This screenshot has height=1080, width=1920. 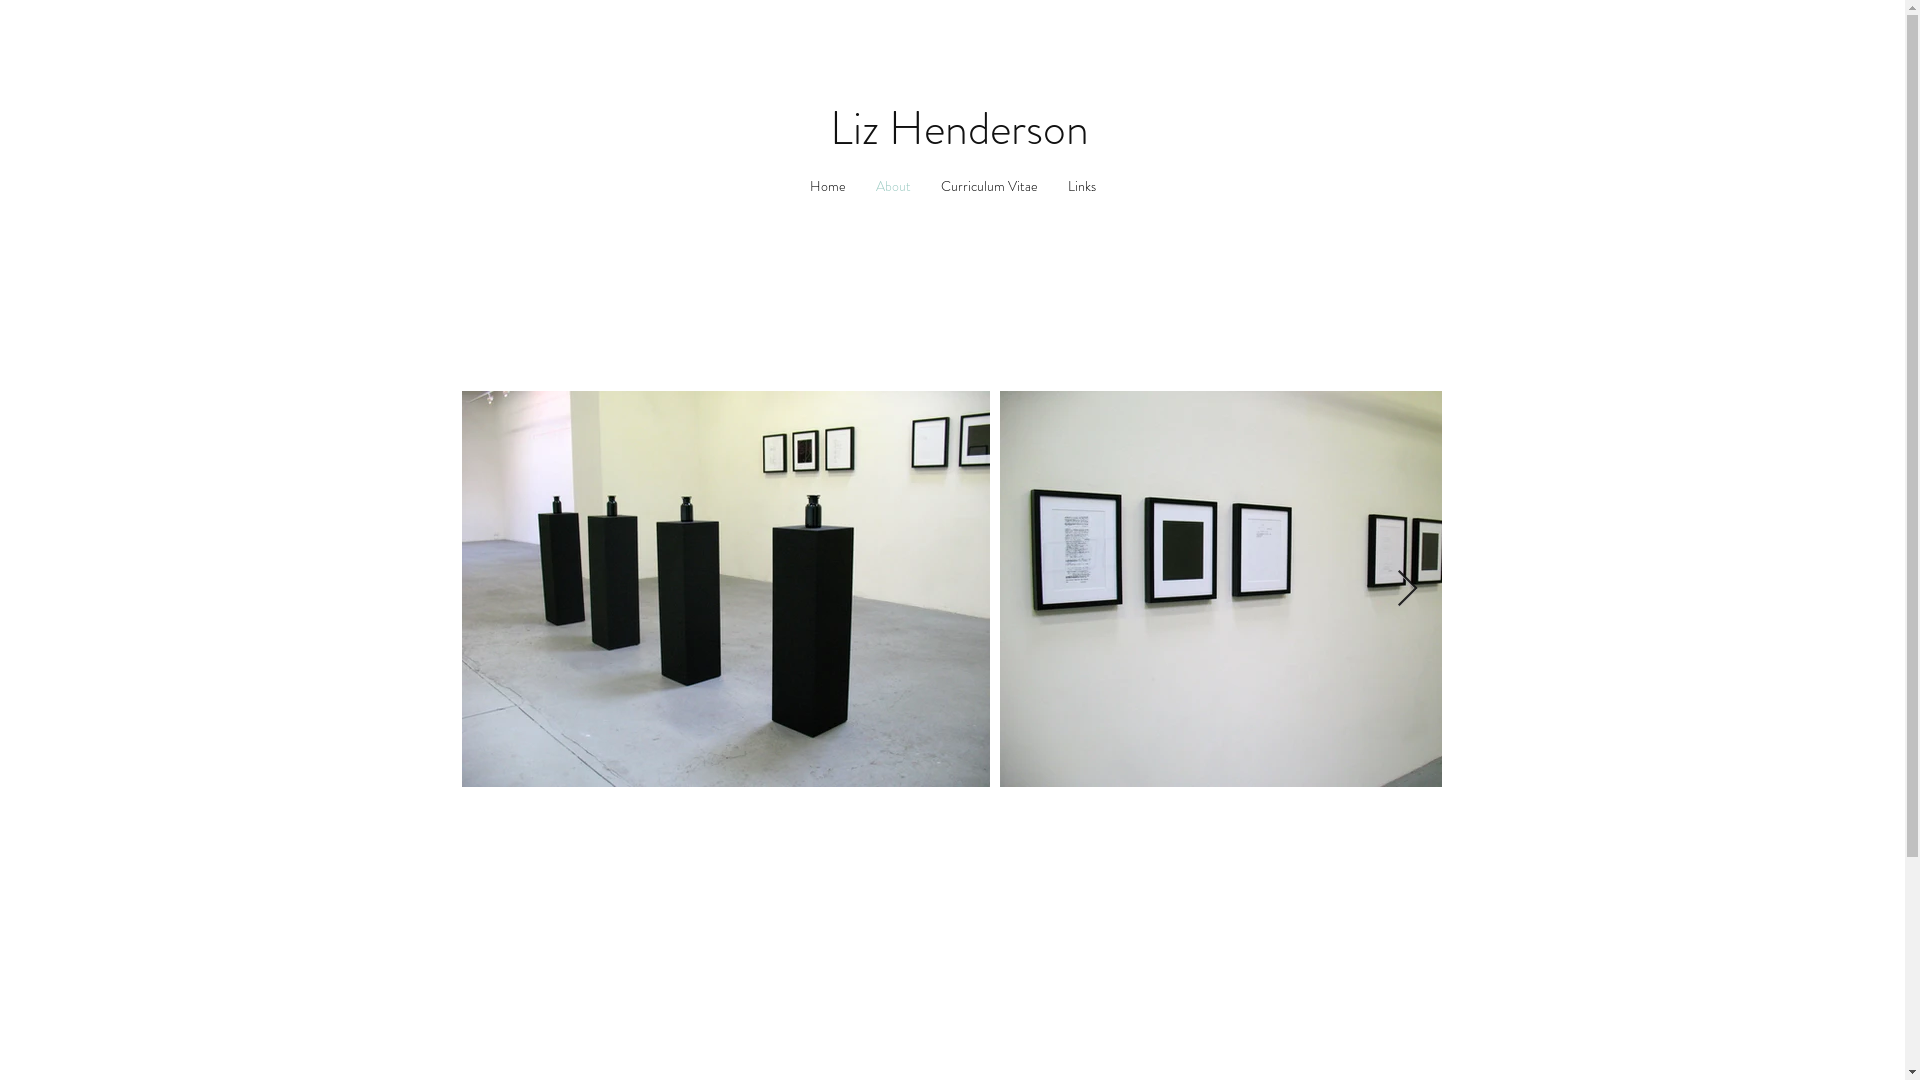 What do you see at coordinates (1079, 186) in the screenshot?
I see `'Links'` at bounding box center [1079, 186].